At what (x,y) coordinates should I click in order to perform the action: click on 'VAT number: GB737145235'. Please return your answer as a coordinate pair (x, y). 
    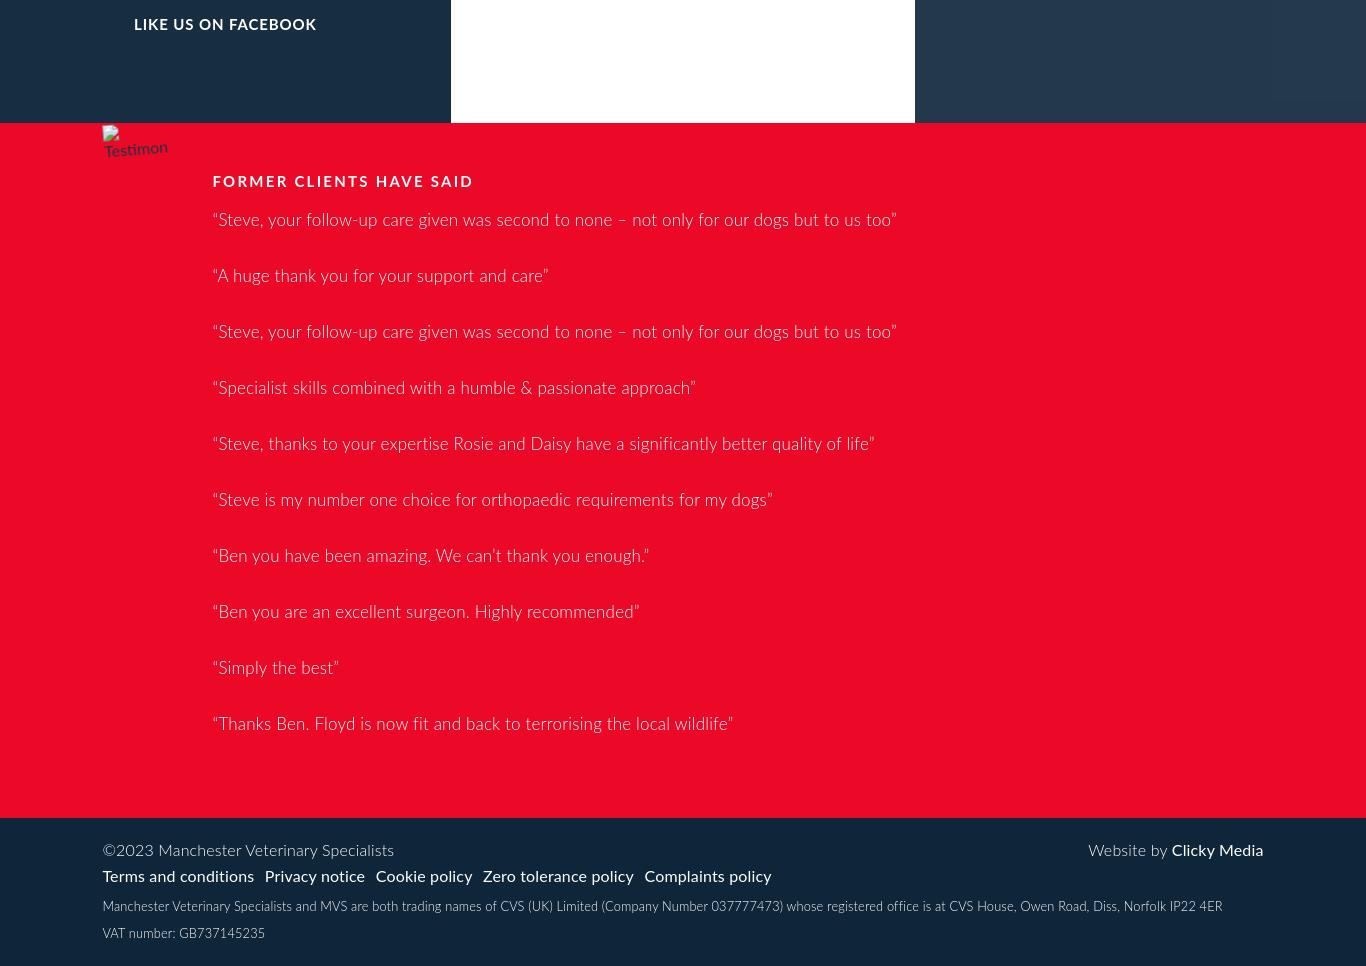
    Looking at the image, I should click on (182, 932).